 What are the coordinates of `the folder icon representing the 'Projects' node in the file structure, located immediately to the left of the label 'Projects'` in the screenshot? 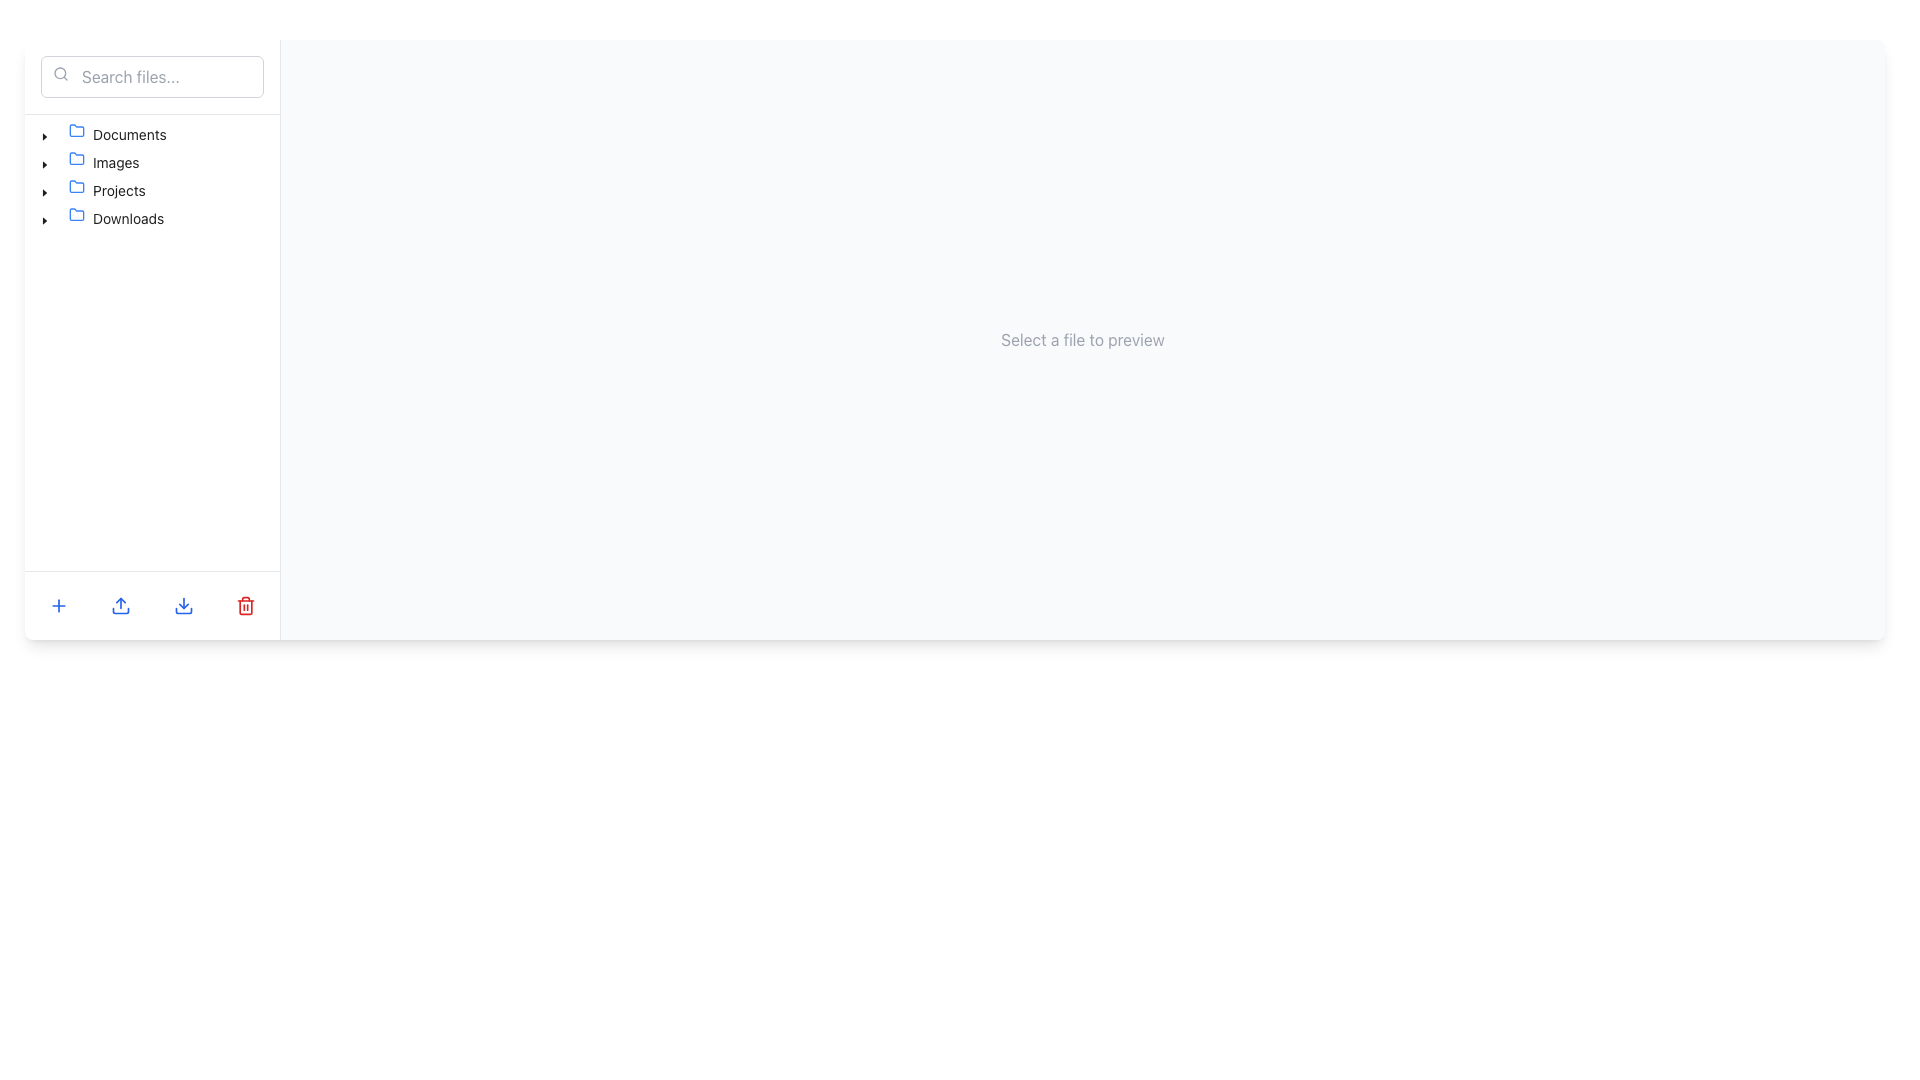 It's located at (80, 191).